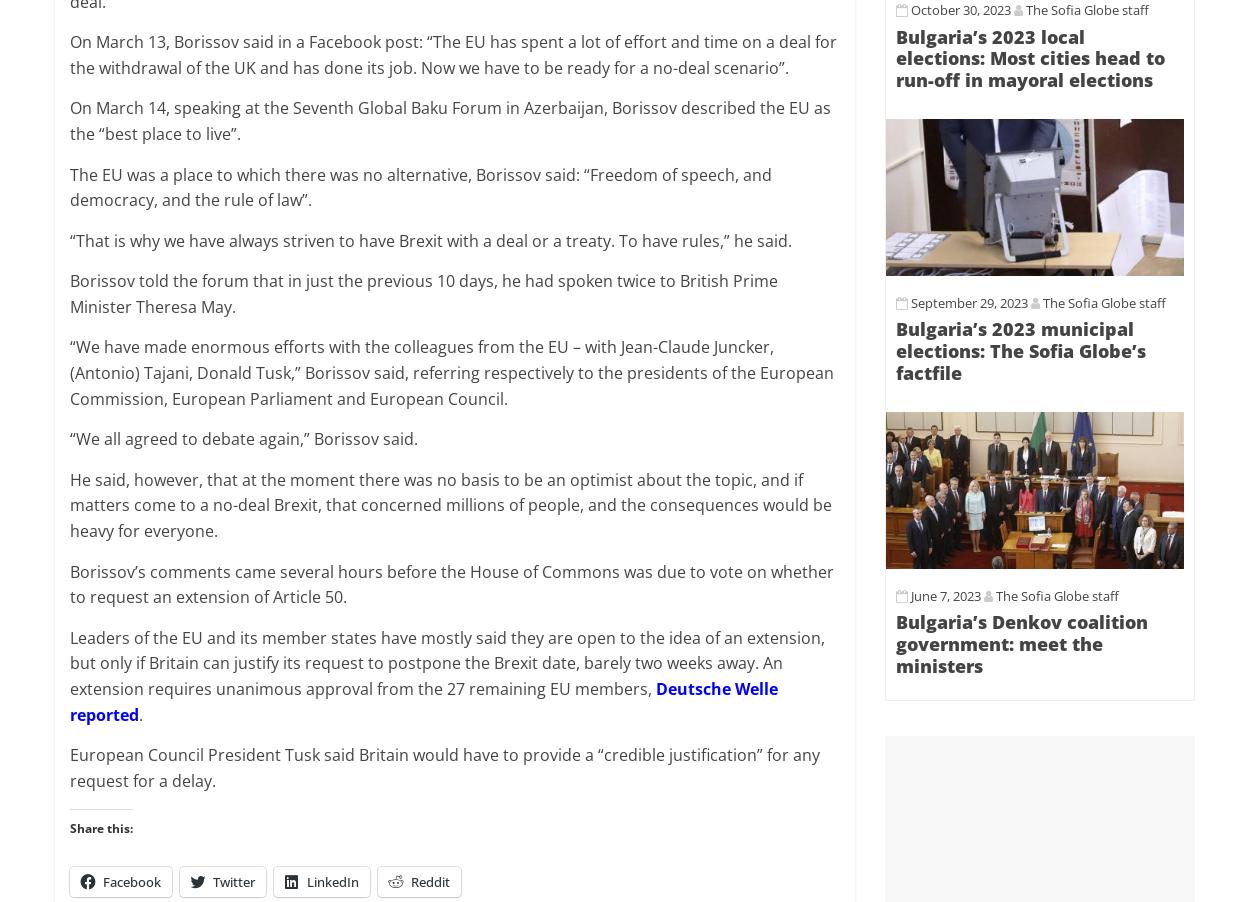  Describe the element at coordinates (100, 828) in the screenshot. I see `'Share this:'` at that location.